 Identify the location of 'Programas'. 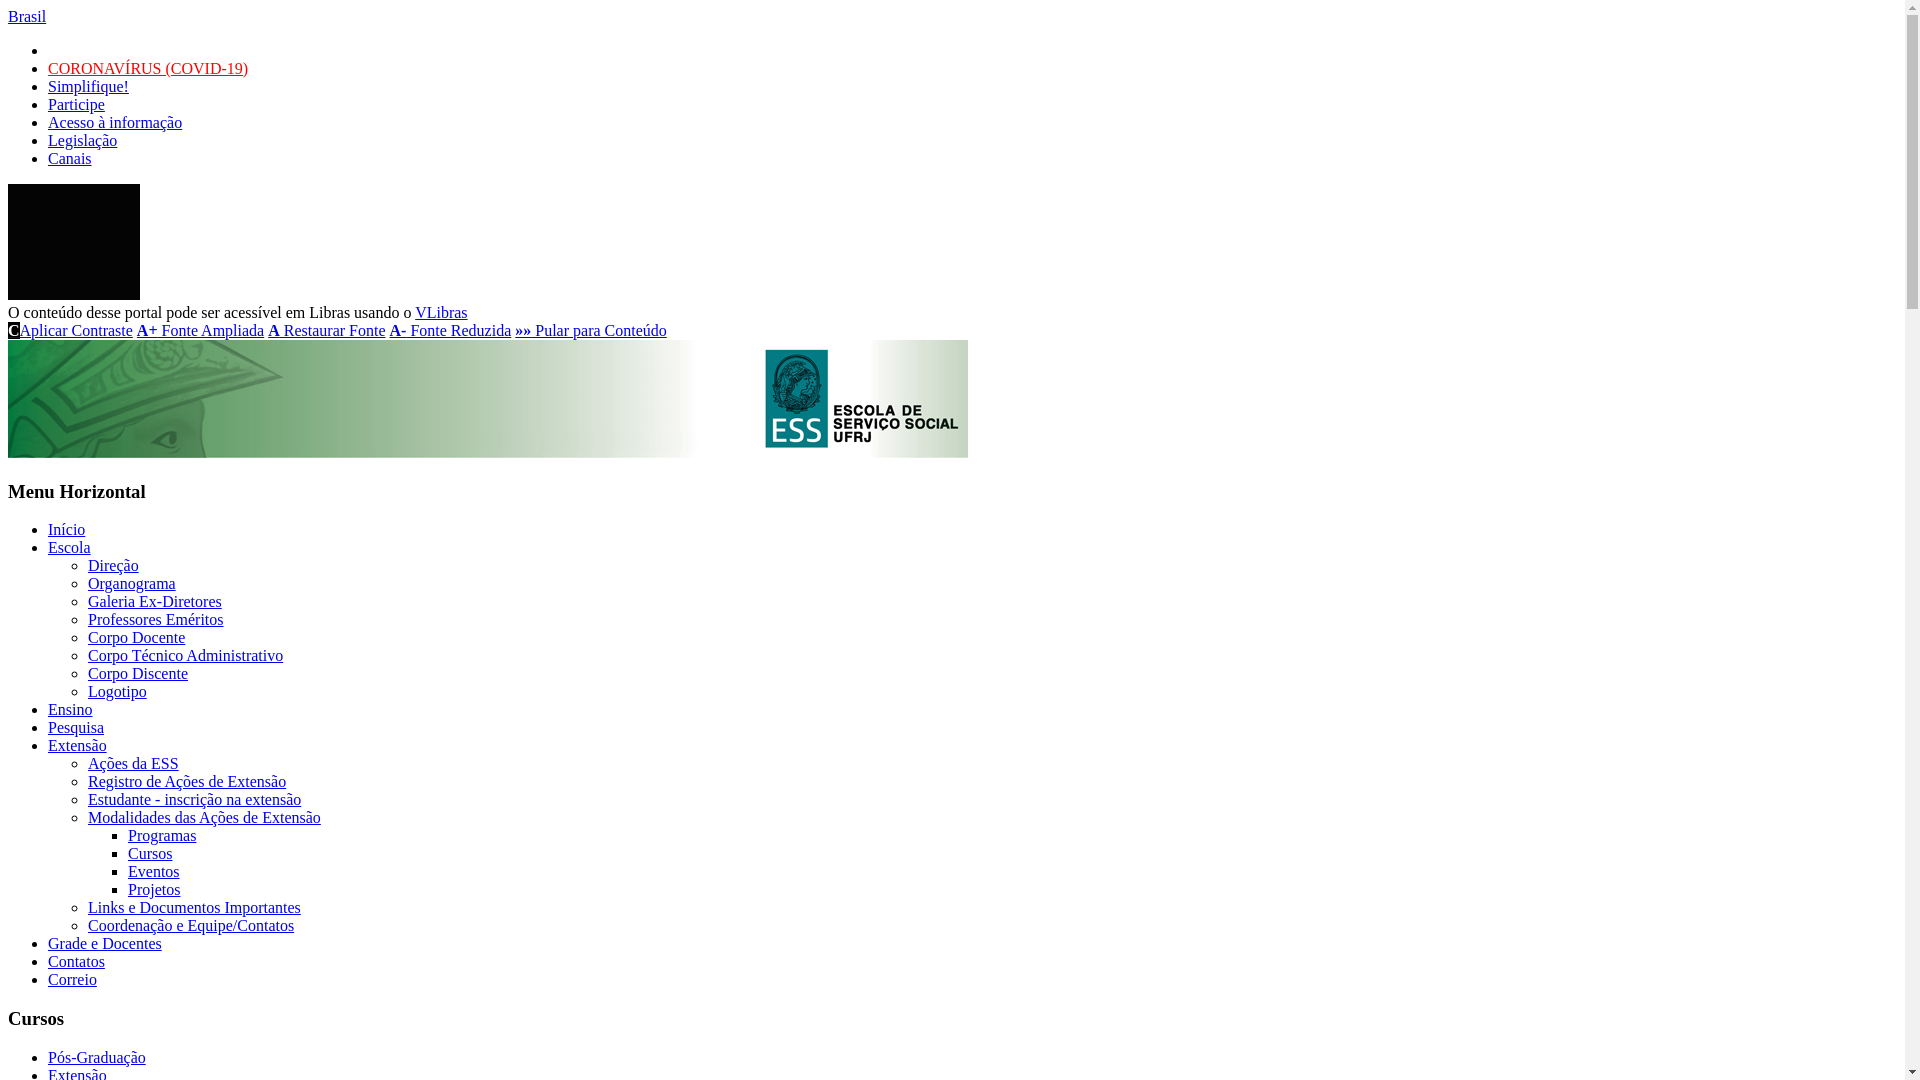
(162, 835).